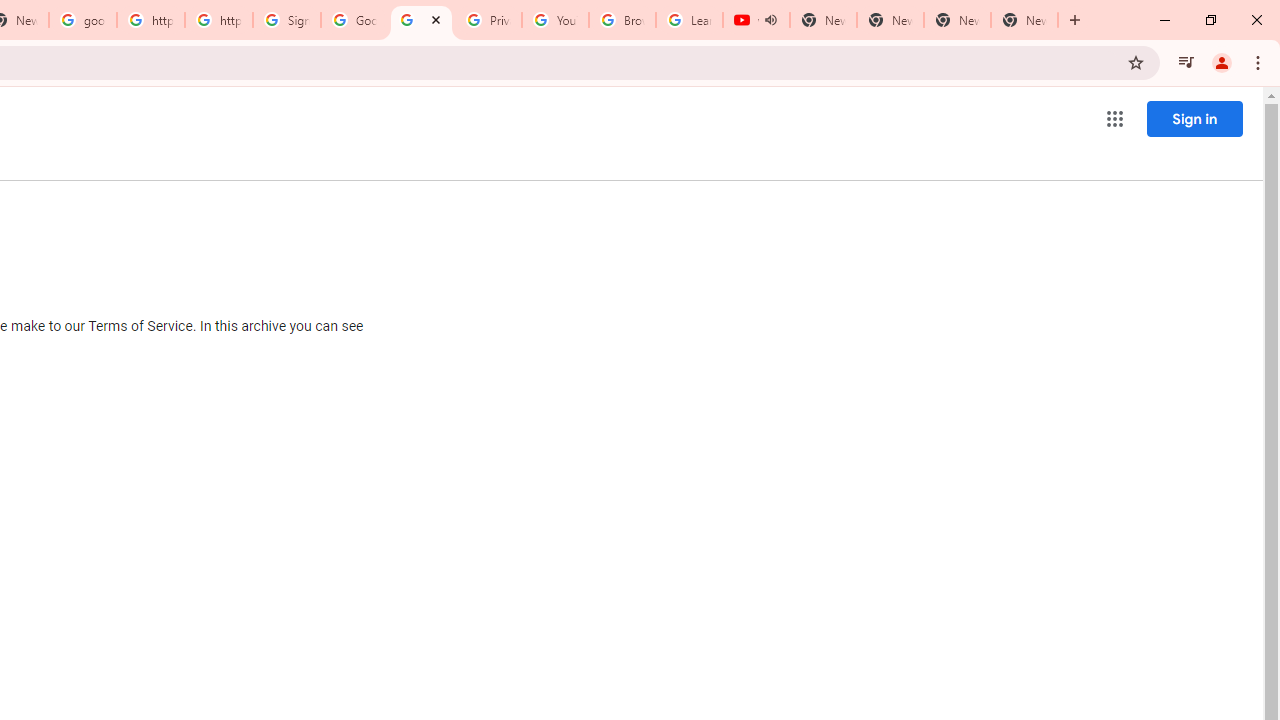  What do you see at coordinates (150, 20) in the screenshot?
I see `'https://scholar.google.com/'` at bounding box center [150, 20].